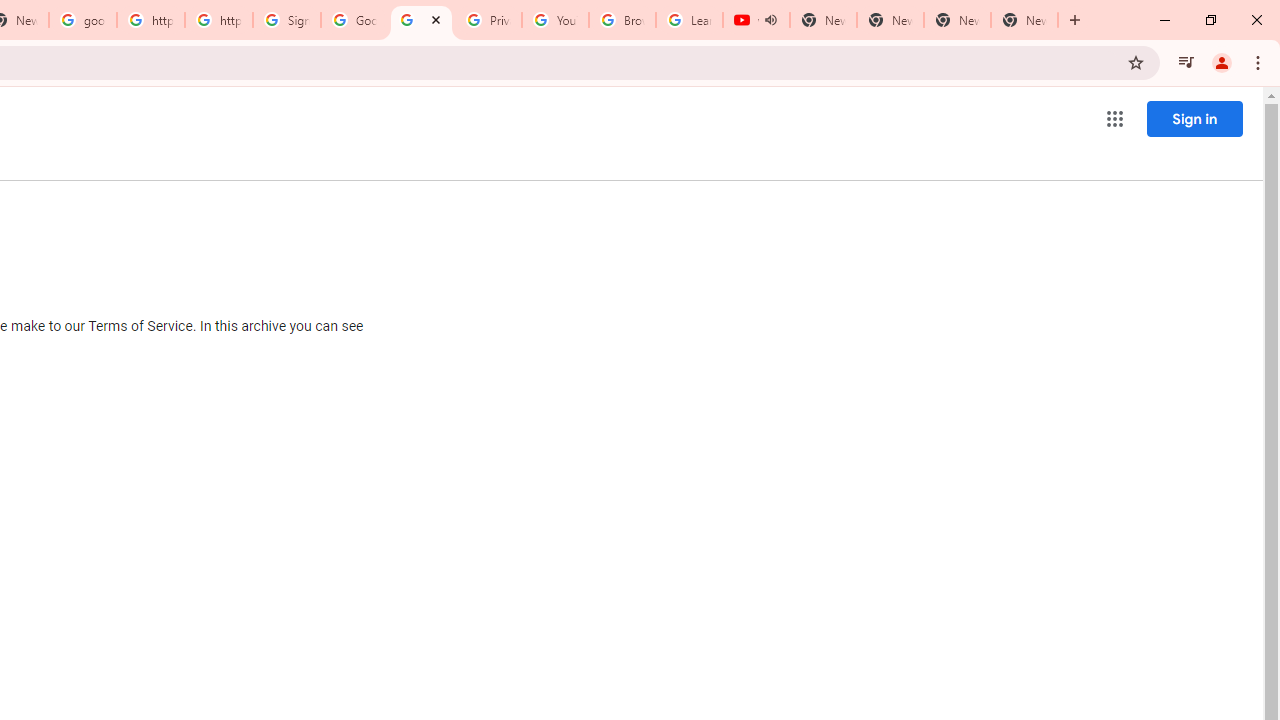  What do you see at coordinates (150, 20) in the screenshot?
I see `'https://scholar.google.com/'` at bounding box center [150, 20].